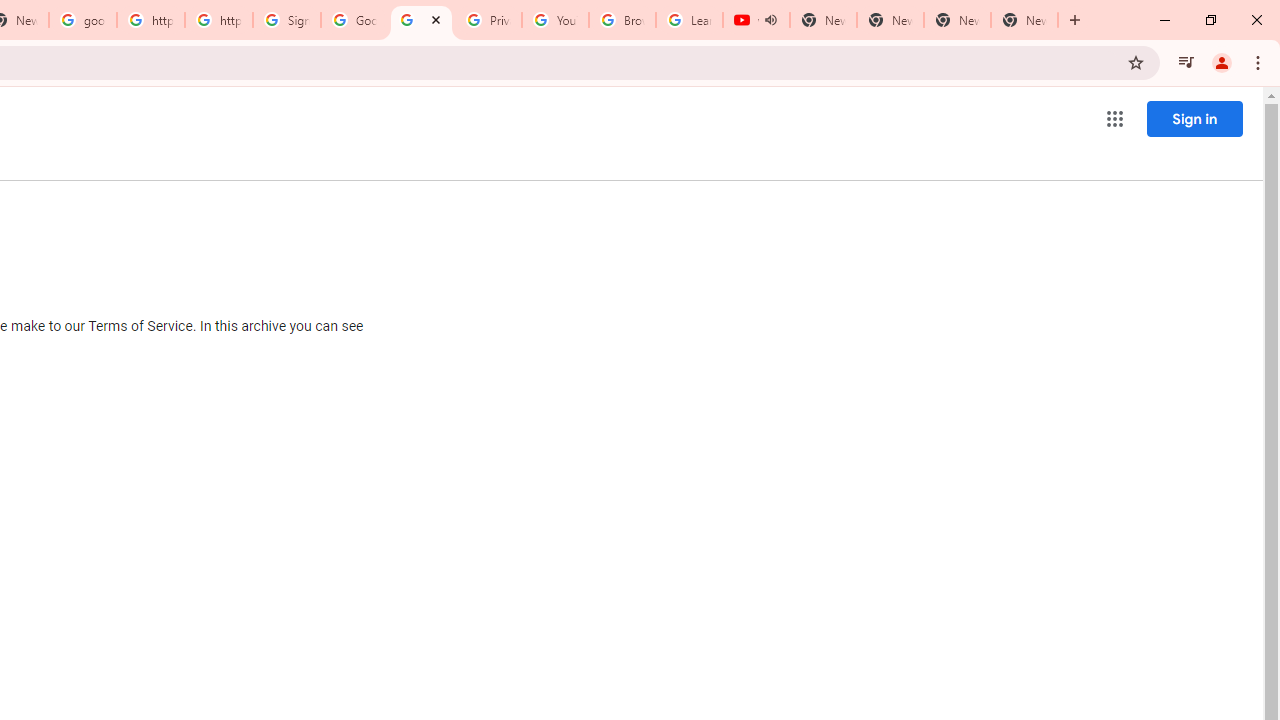  What do you see at coordinates (150, 20) in the screenshot?
I see `'https://scholar.google.com/'` at bounding box center [150, 20].